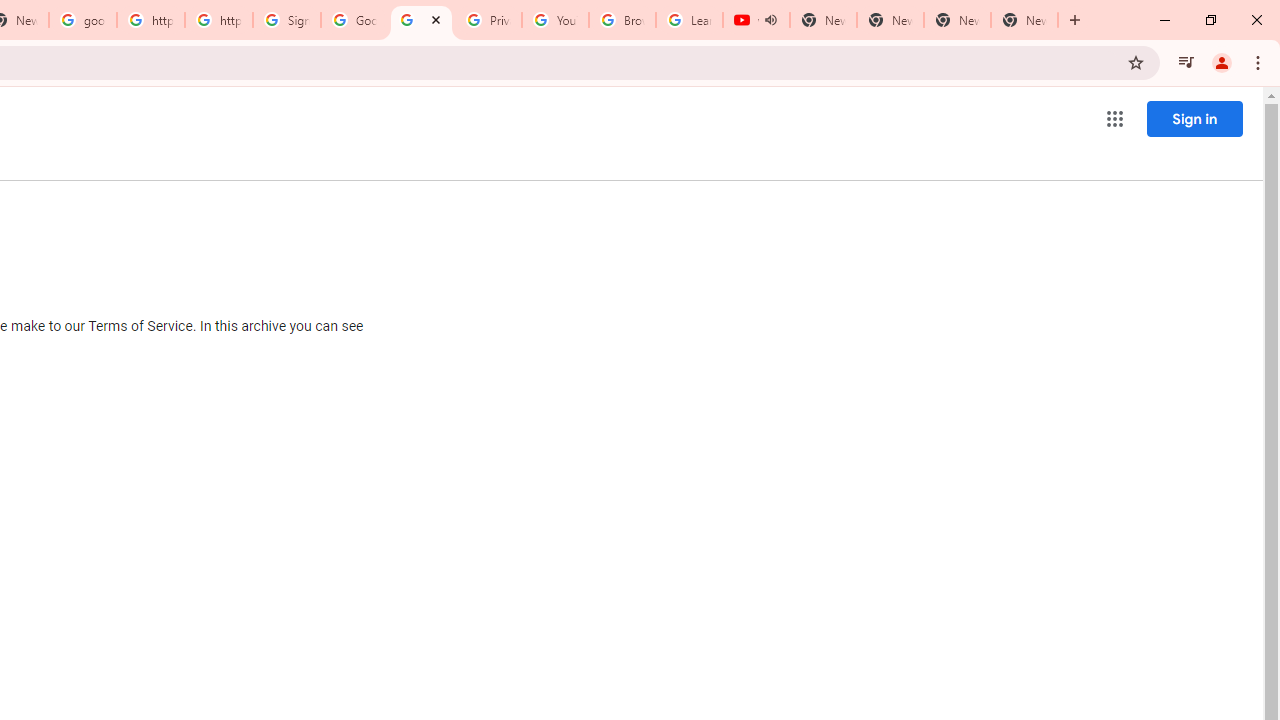  What do you see at coordinates (150, 20) in the screenshot?
I see `'https://scholar.google.com/'` at bounding box center [150, 20].